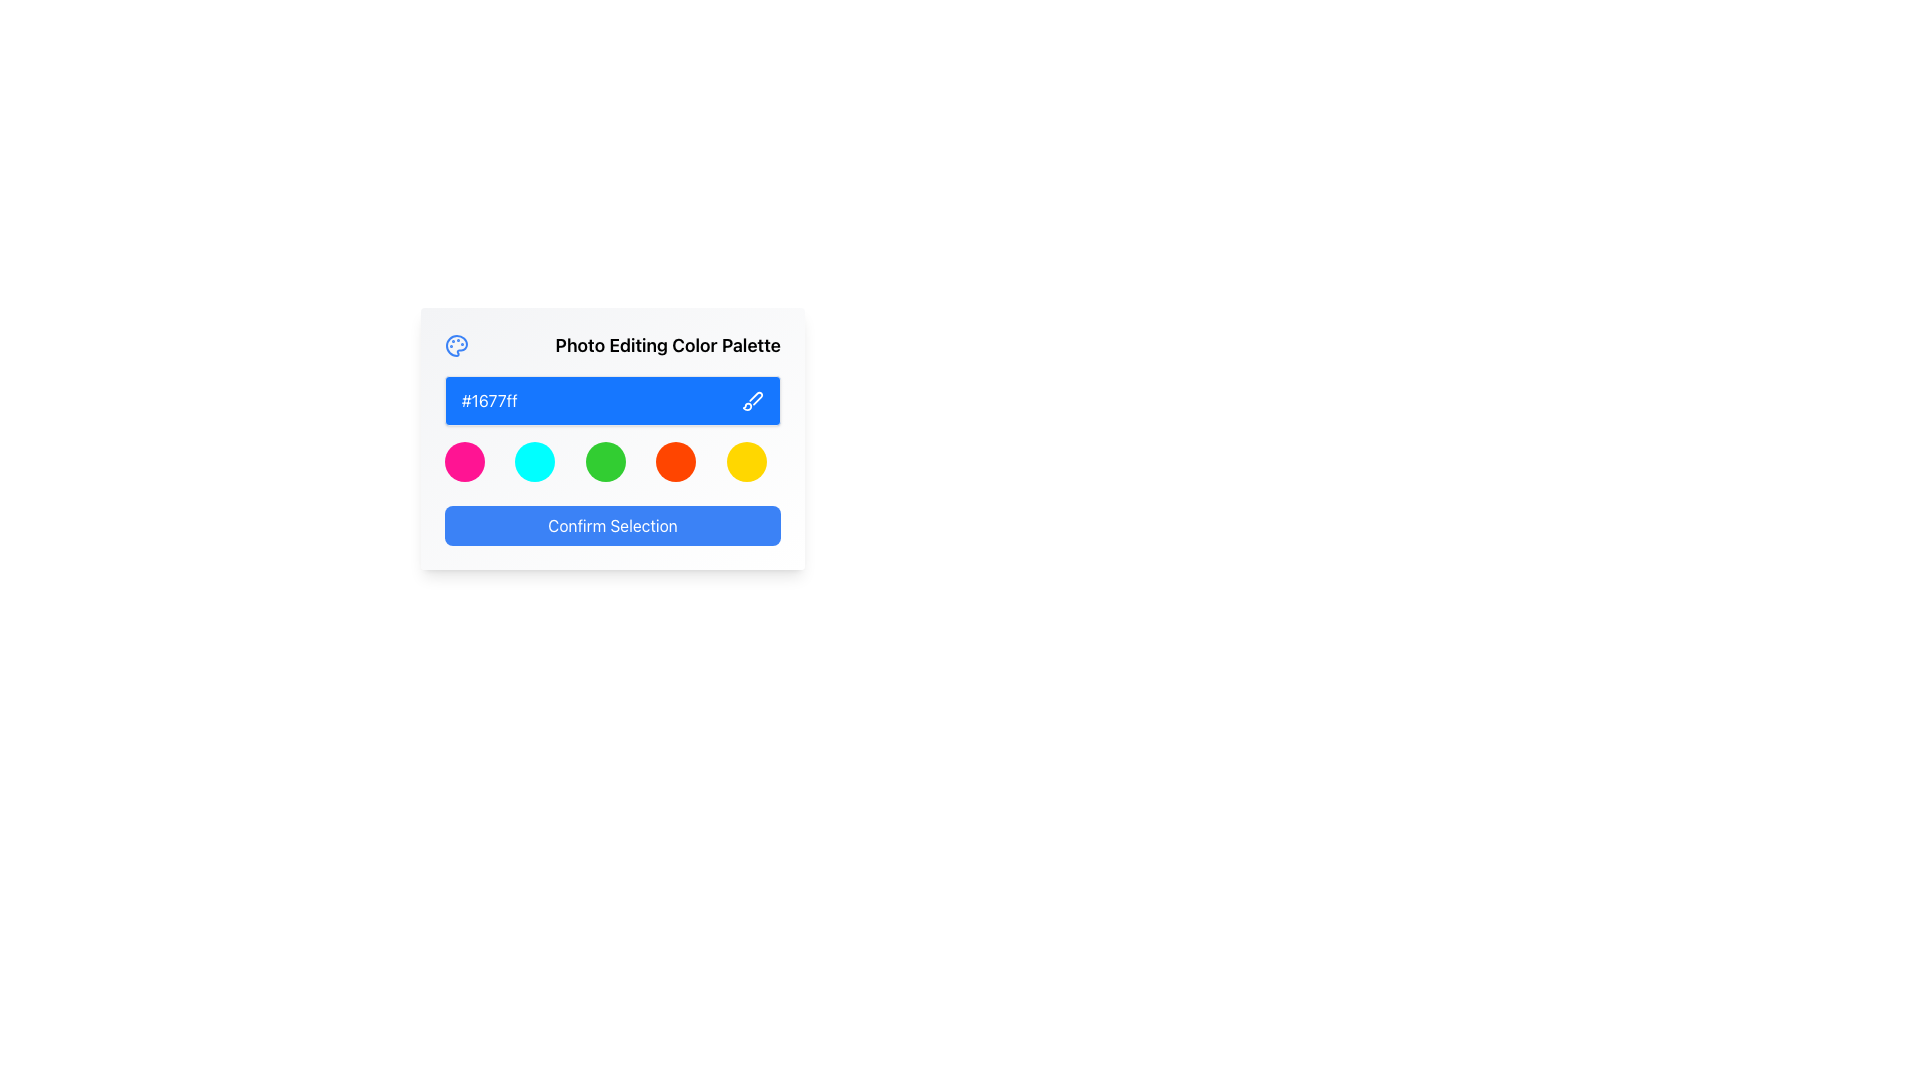 Image resolution: width=1920 pixels, height=1080 pixels. What do you see at coordinates (455, 345) in the screenshot?
I see `the graphical icon representing the color palette in the top-left corner of the Photo Editing Color Palette dialog box` at bounding box center [455, 345].